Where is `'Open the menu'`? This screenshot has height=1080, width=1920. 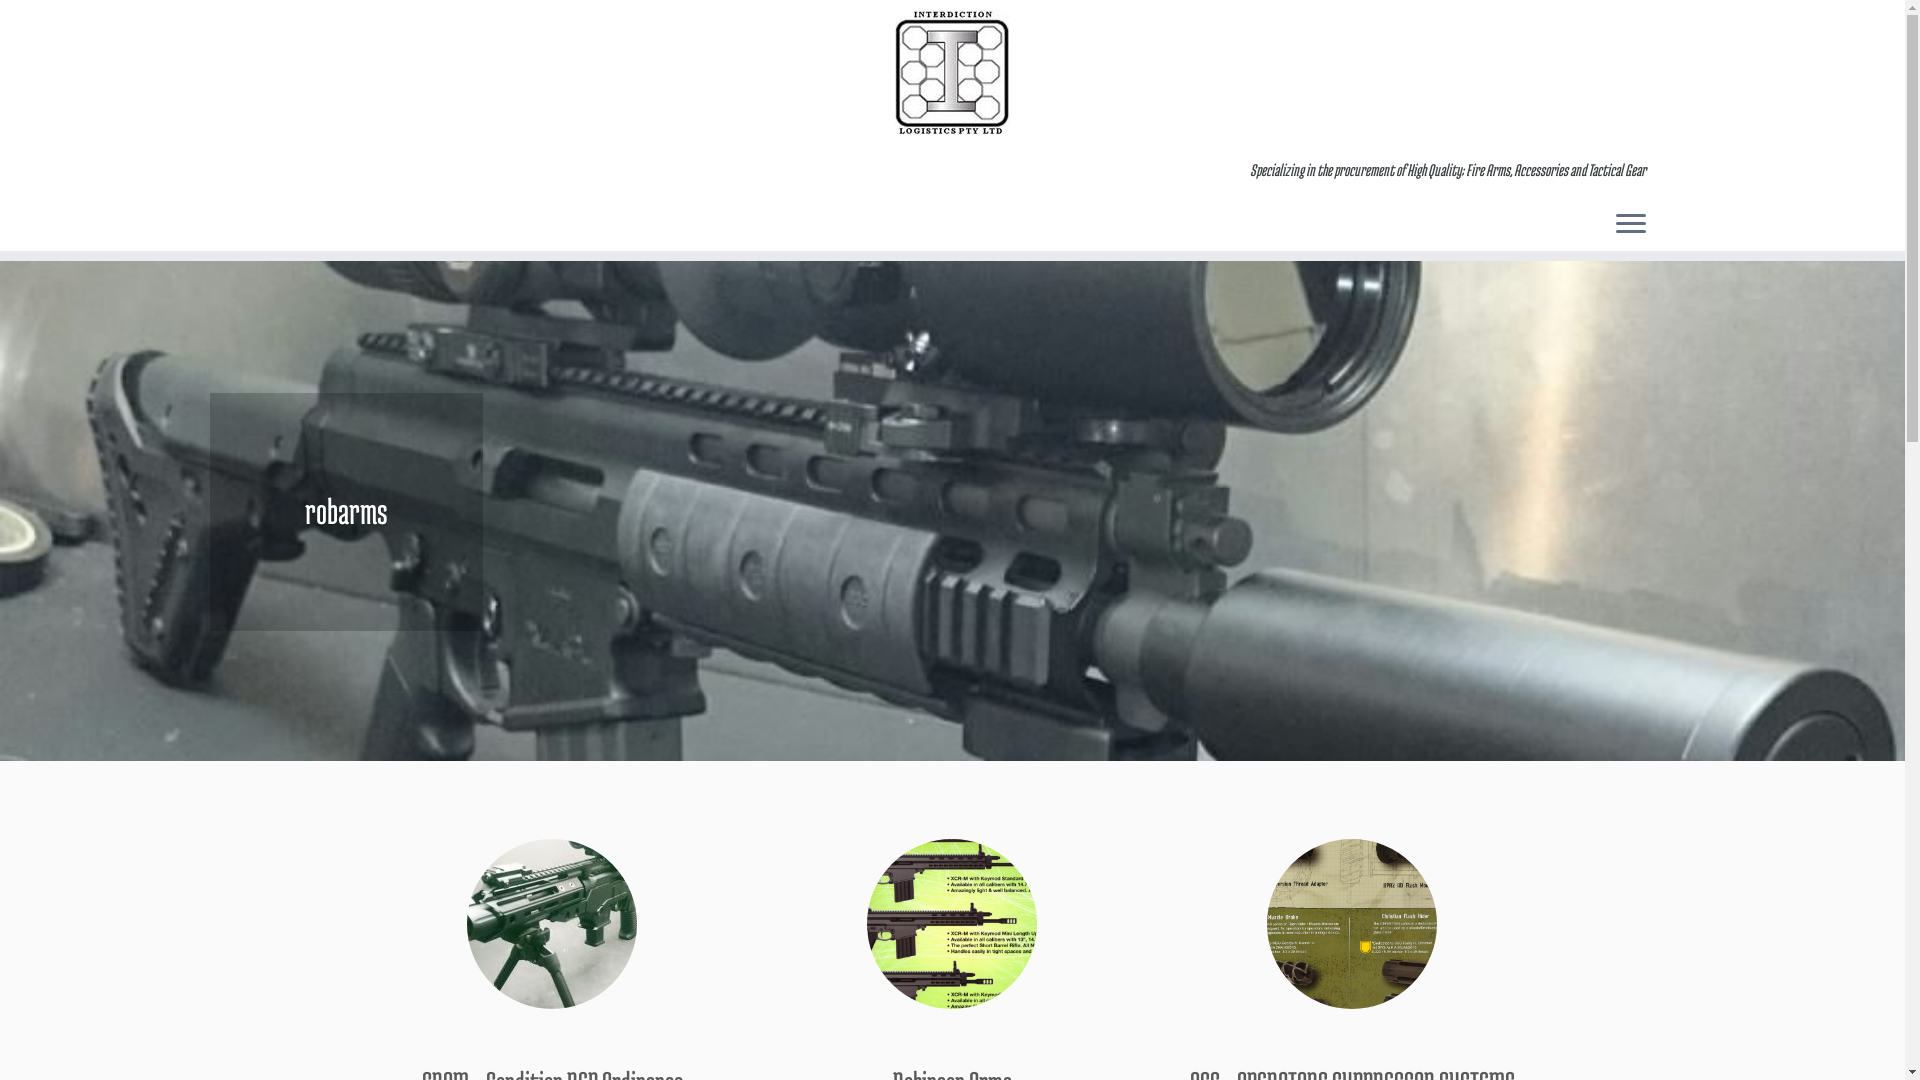
'Open the menu' is located at coordinates (1631, 224).